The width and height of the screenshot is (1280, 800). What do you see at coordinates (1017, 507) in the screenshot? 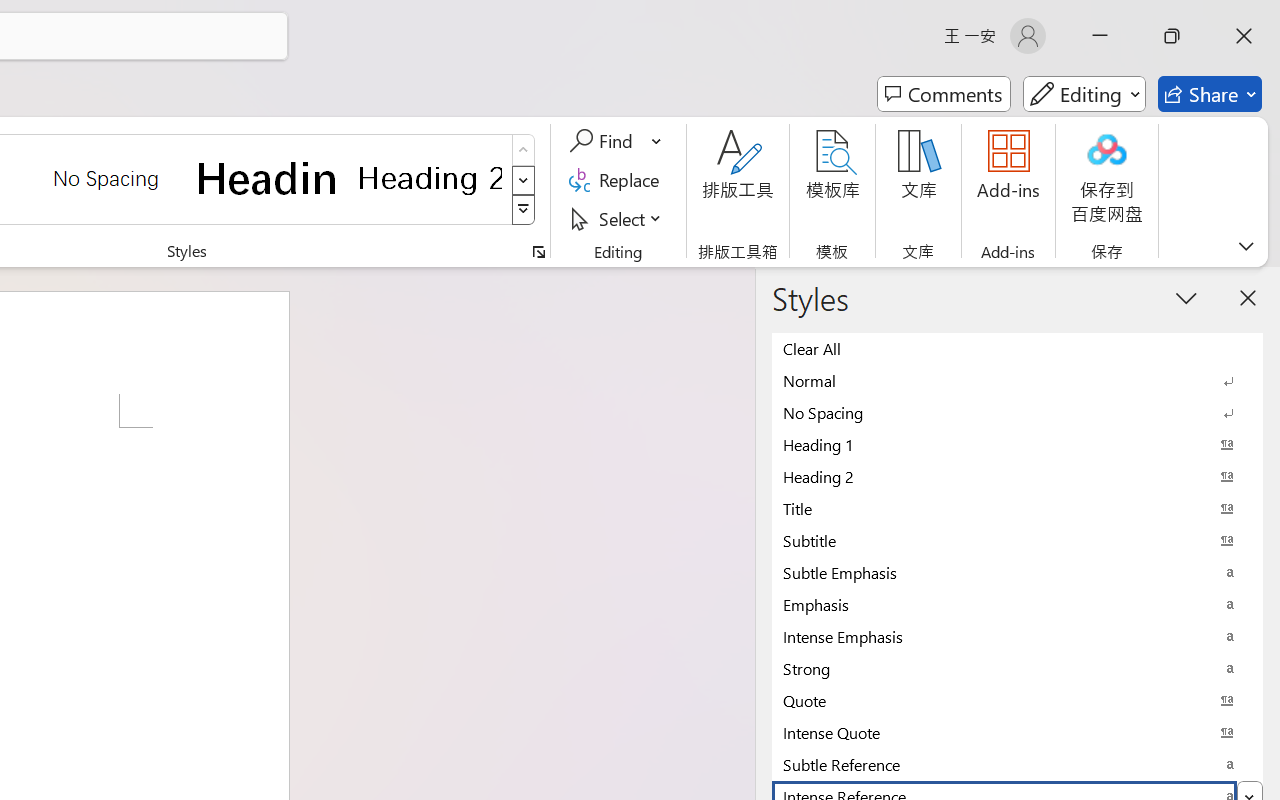
I see `'Title'` at bounding box center [1017, 507].